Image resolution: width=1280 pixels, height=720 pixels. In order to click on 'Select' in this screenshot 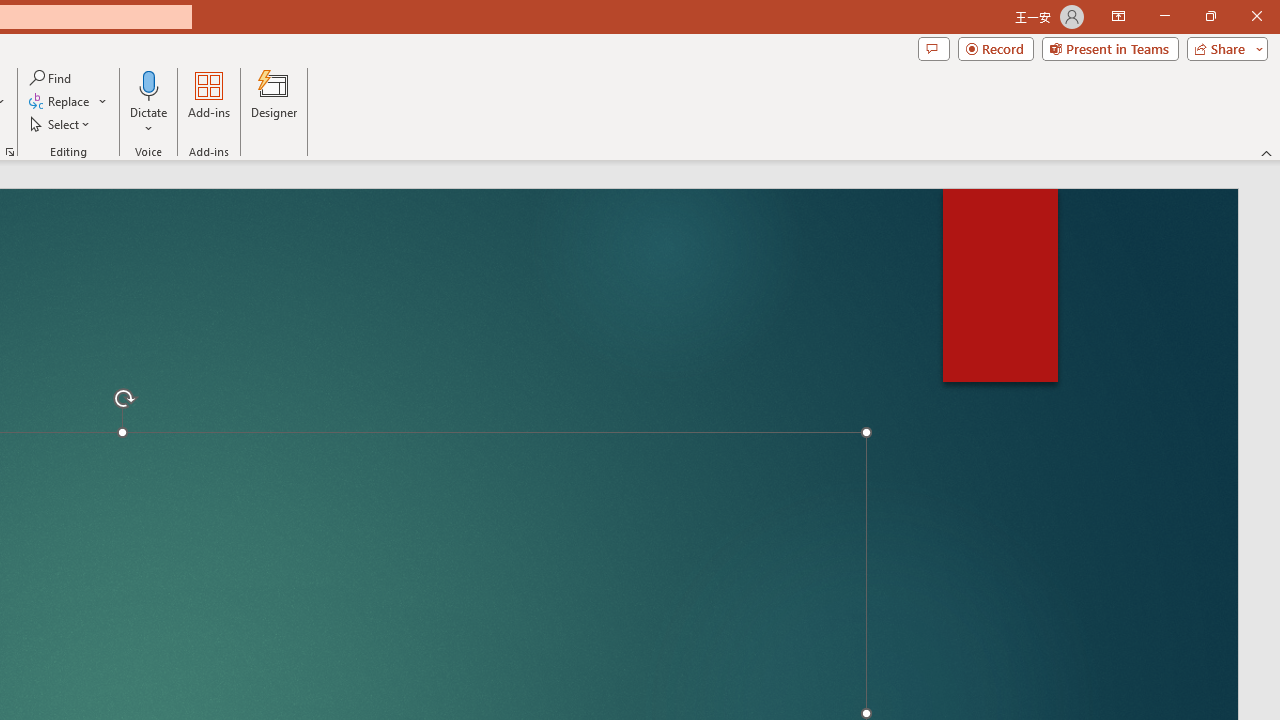, I will do `click(61, 124)`.